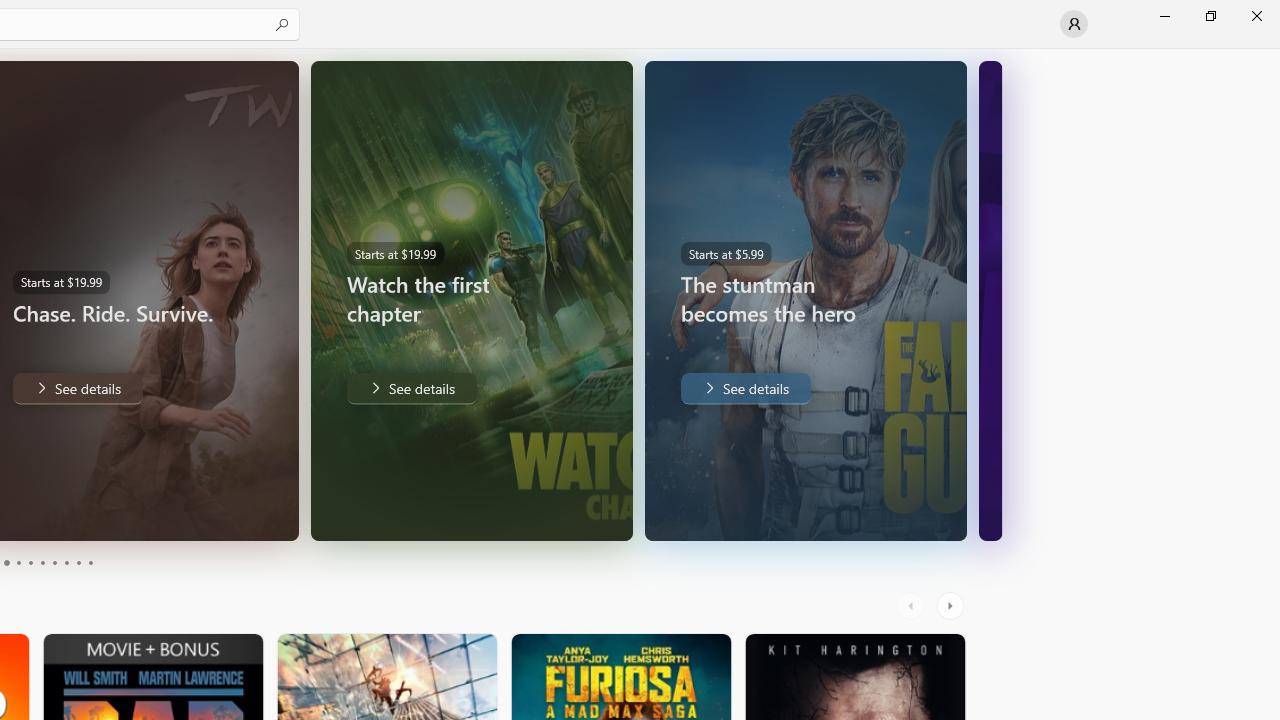  What do you see at coordinates (89, 563) in the screenshot?
I see `'Page 10'` at bounding box center [89, 563].